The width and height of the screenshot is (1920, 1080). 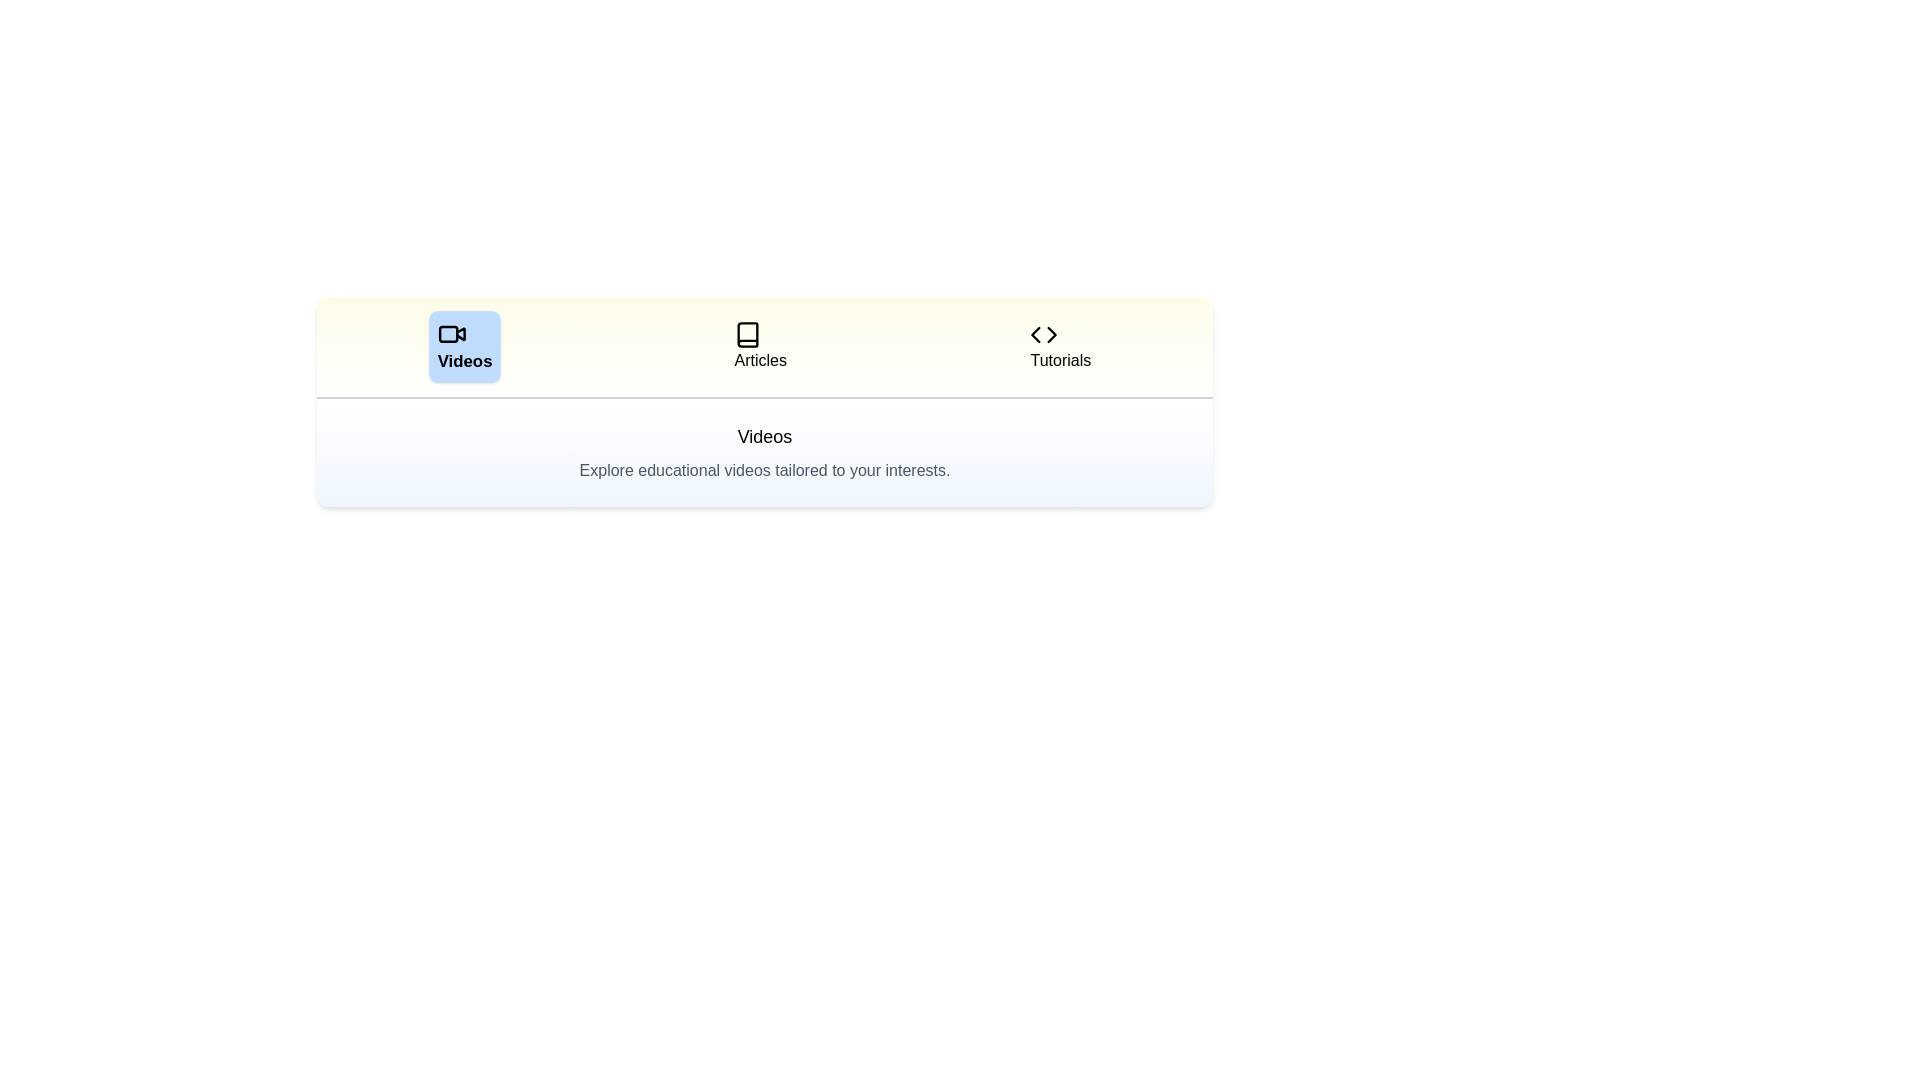 What do you see at coordinates (1059, 346) in the screenshot?
I see `the tab corresponding to Tutorials by clicking its icon` at bounding box center [1059, 346].